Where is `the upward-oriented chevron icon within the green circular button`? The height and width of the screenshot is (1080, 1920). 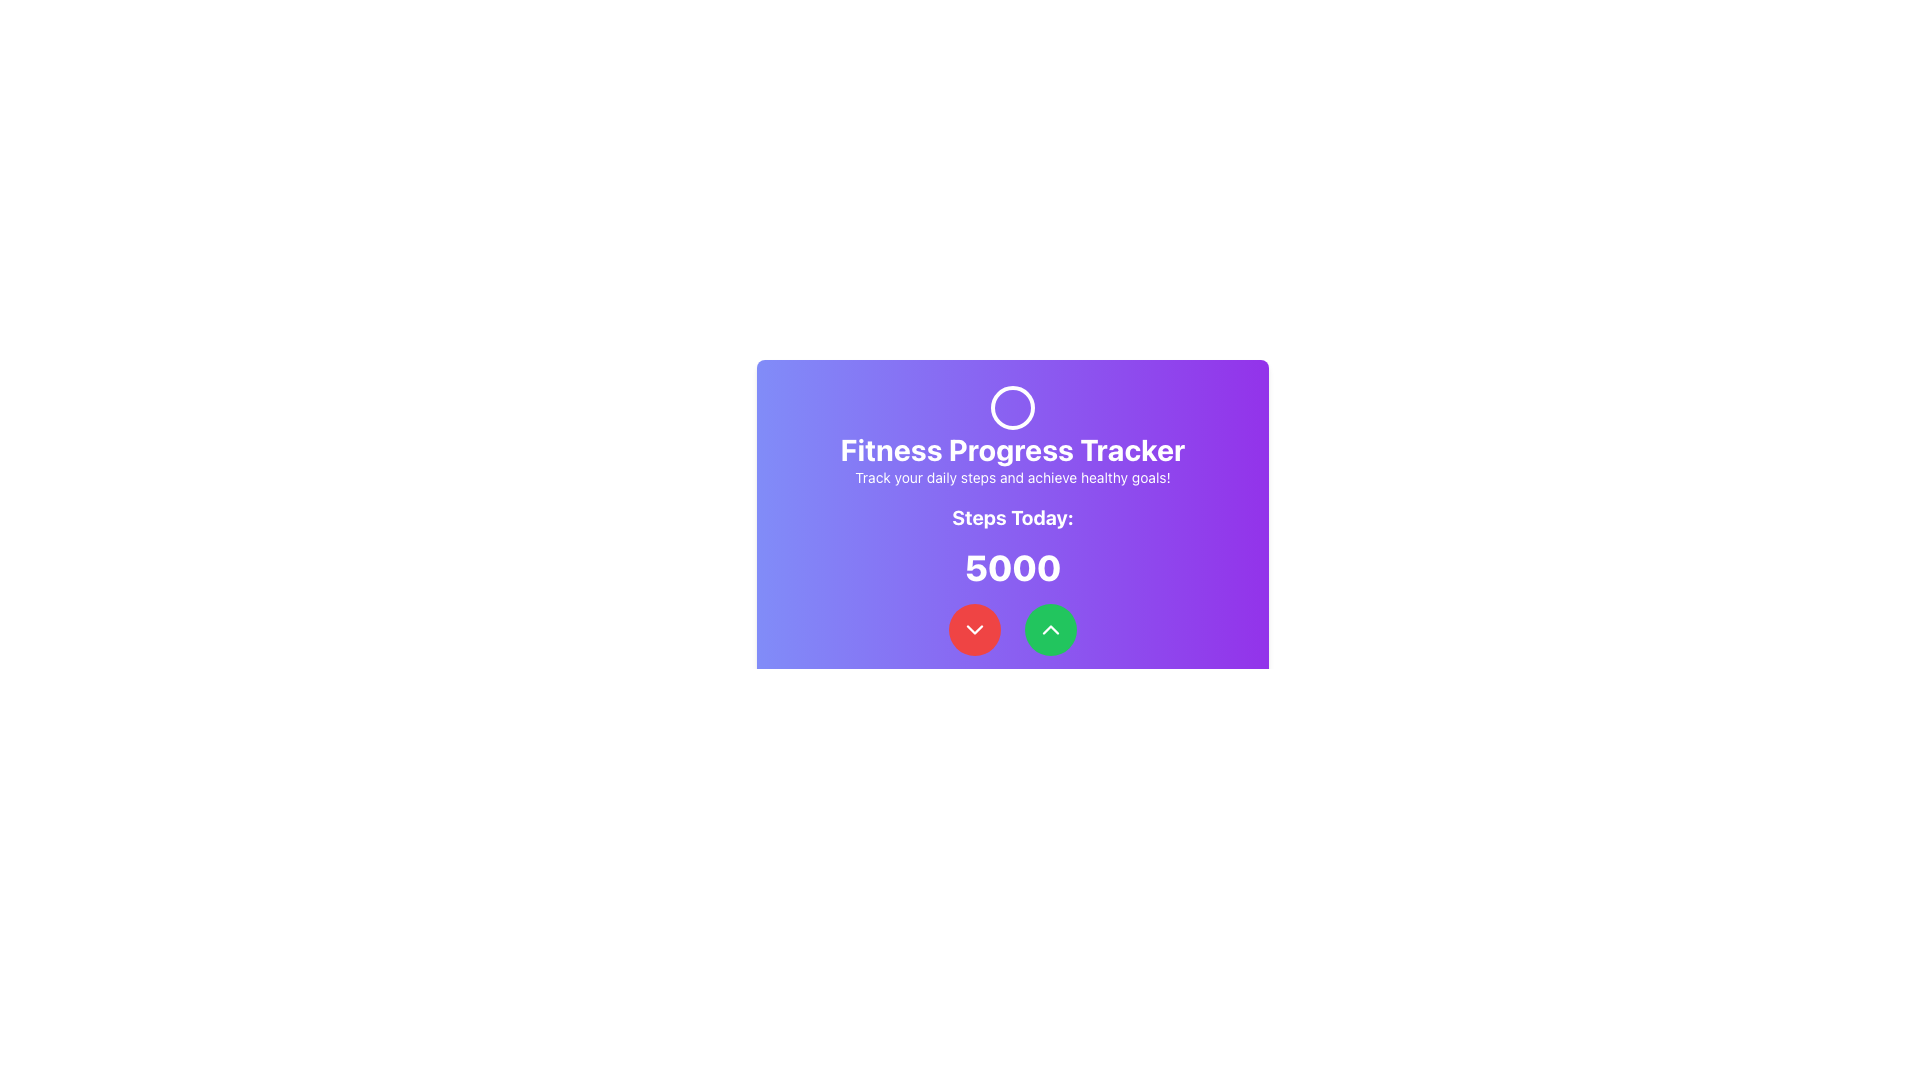
the upward-oriented chevron icon within the green circular button is located at coordinates (1050, 628).